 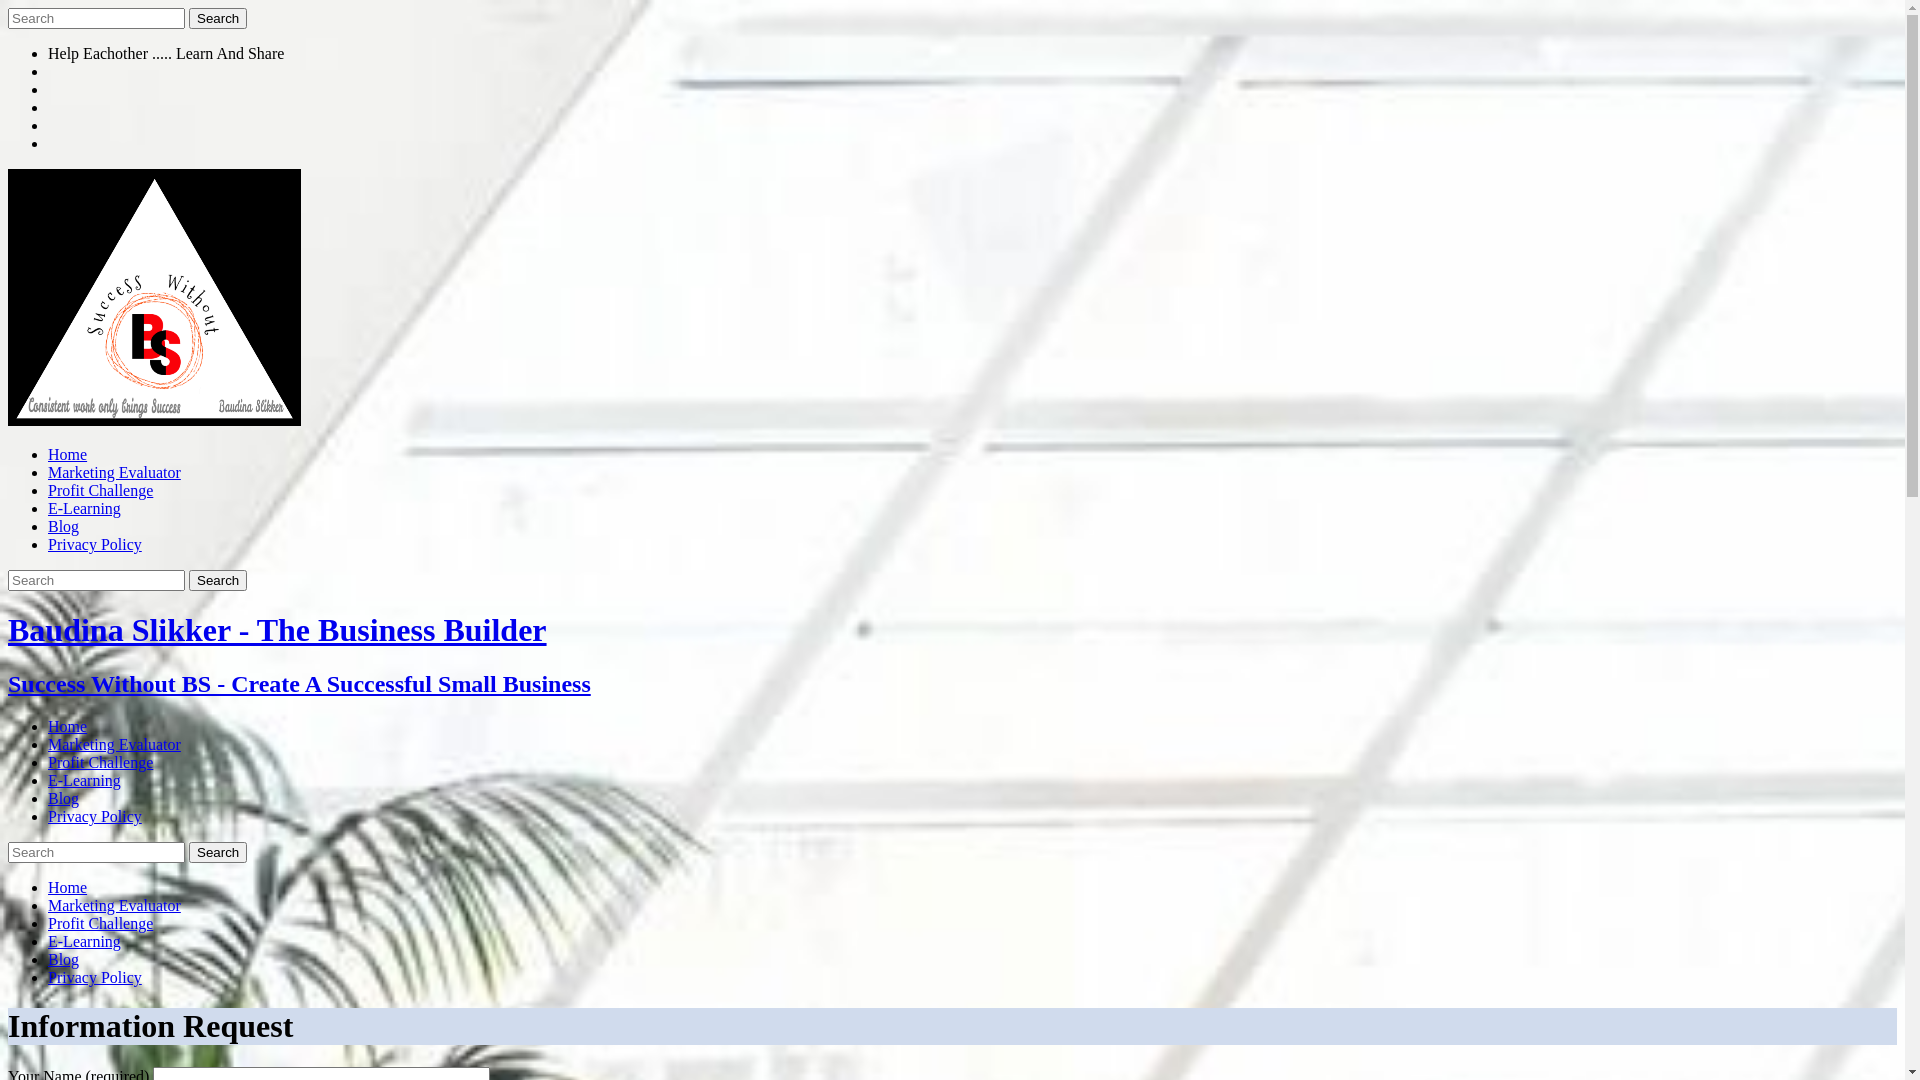 I want to click on 'Marketing Evaluator', so click(x=113, y=905).